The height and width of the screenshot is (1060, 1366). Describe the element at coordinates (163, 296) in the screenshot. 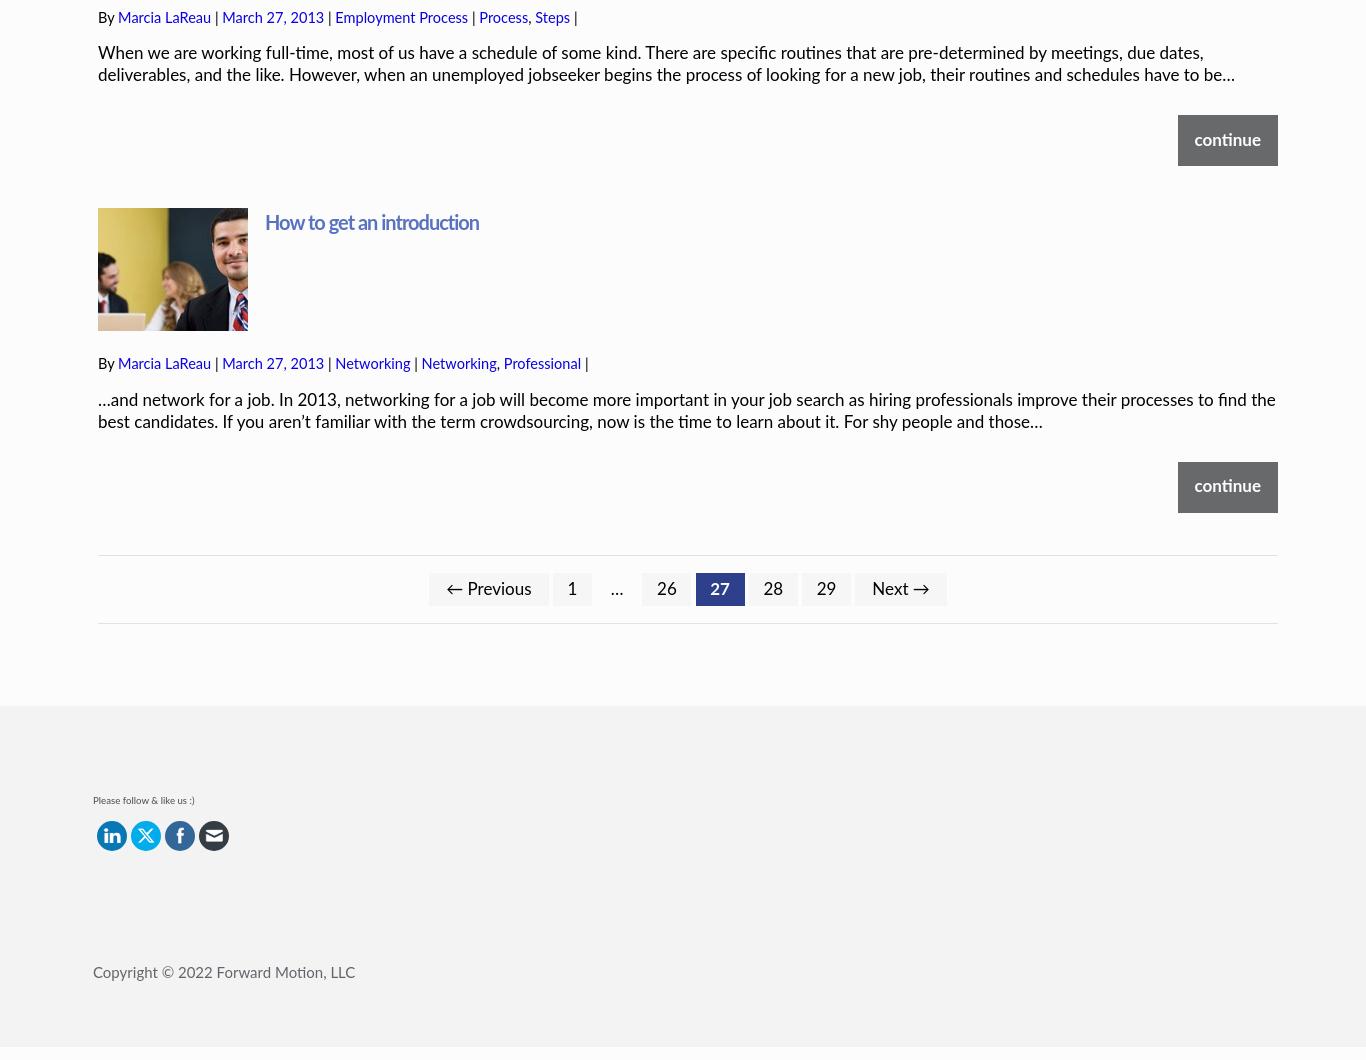

I see `'Marcia LaReau'` at that location.